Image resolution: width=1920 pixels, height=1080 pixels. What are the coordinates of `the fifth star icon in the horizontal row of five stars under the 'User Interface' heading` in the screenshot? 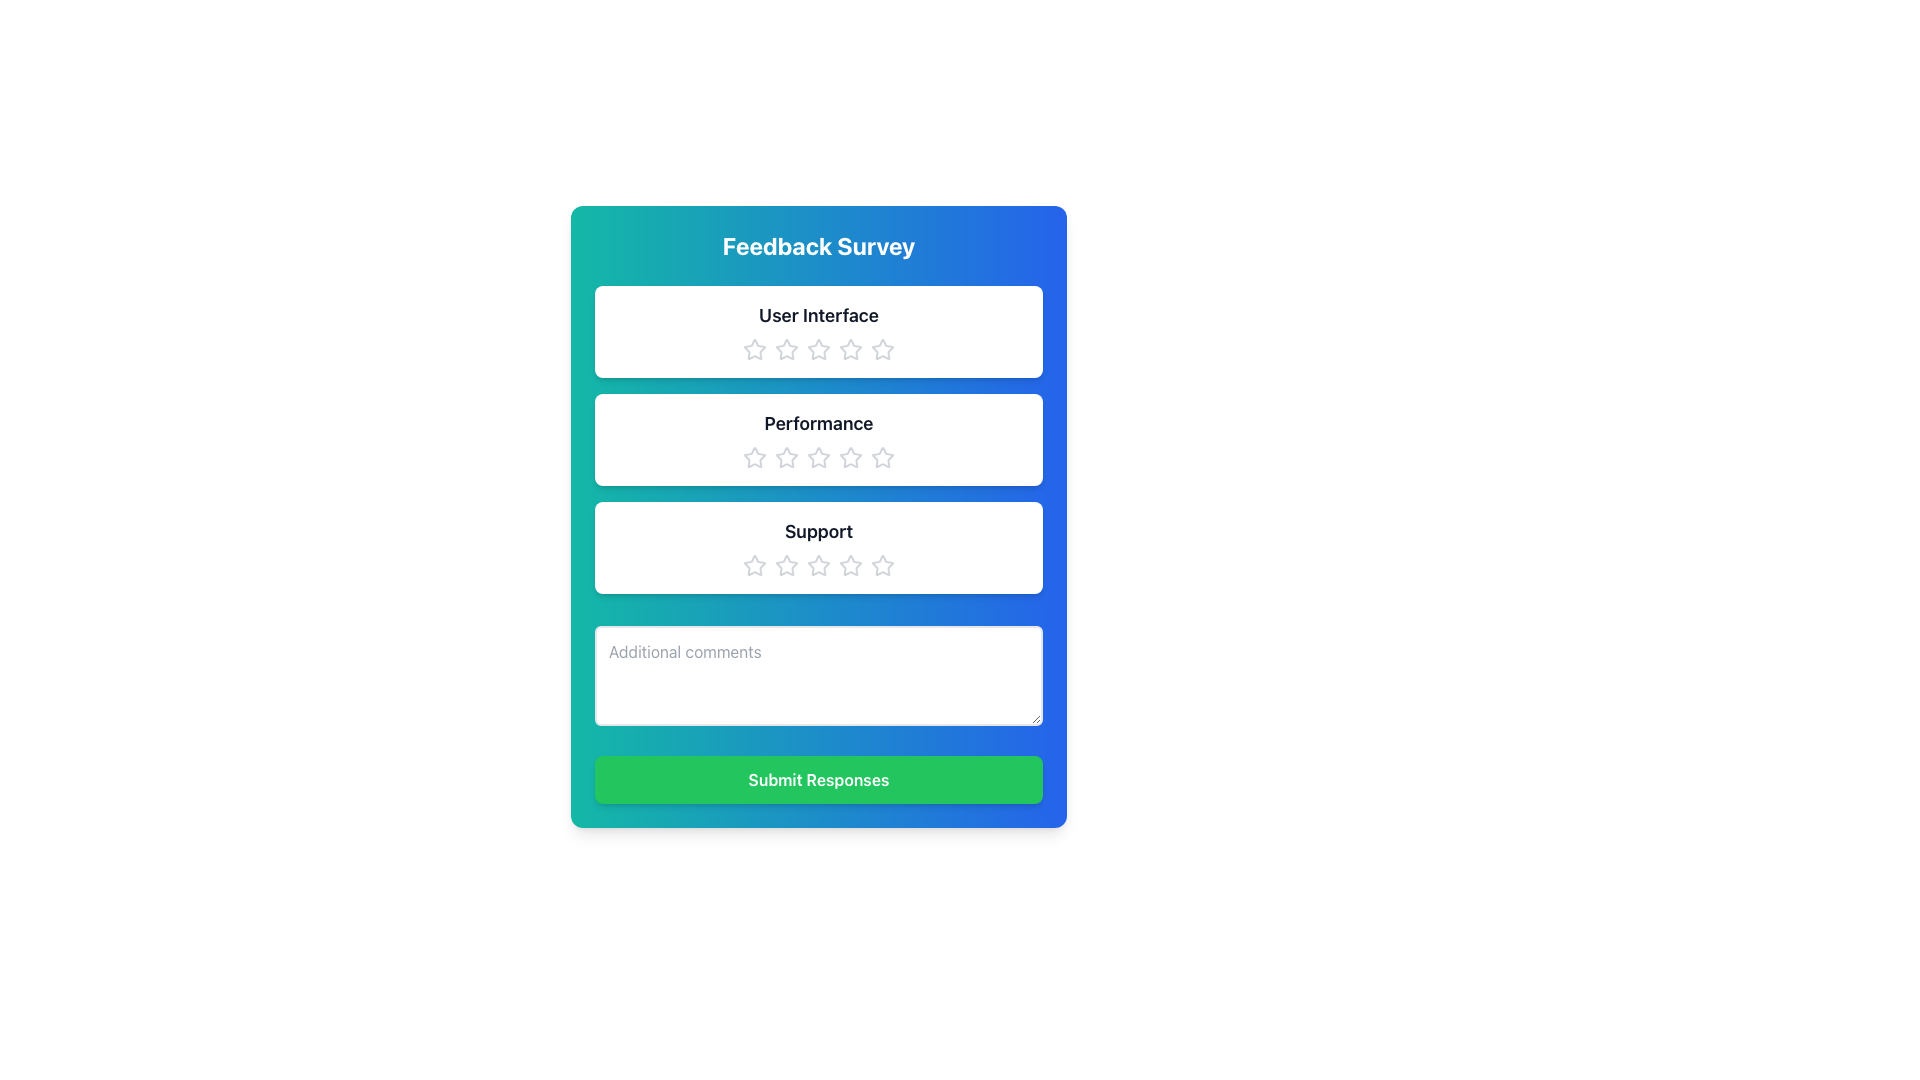 It's located at (882, 349).